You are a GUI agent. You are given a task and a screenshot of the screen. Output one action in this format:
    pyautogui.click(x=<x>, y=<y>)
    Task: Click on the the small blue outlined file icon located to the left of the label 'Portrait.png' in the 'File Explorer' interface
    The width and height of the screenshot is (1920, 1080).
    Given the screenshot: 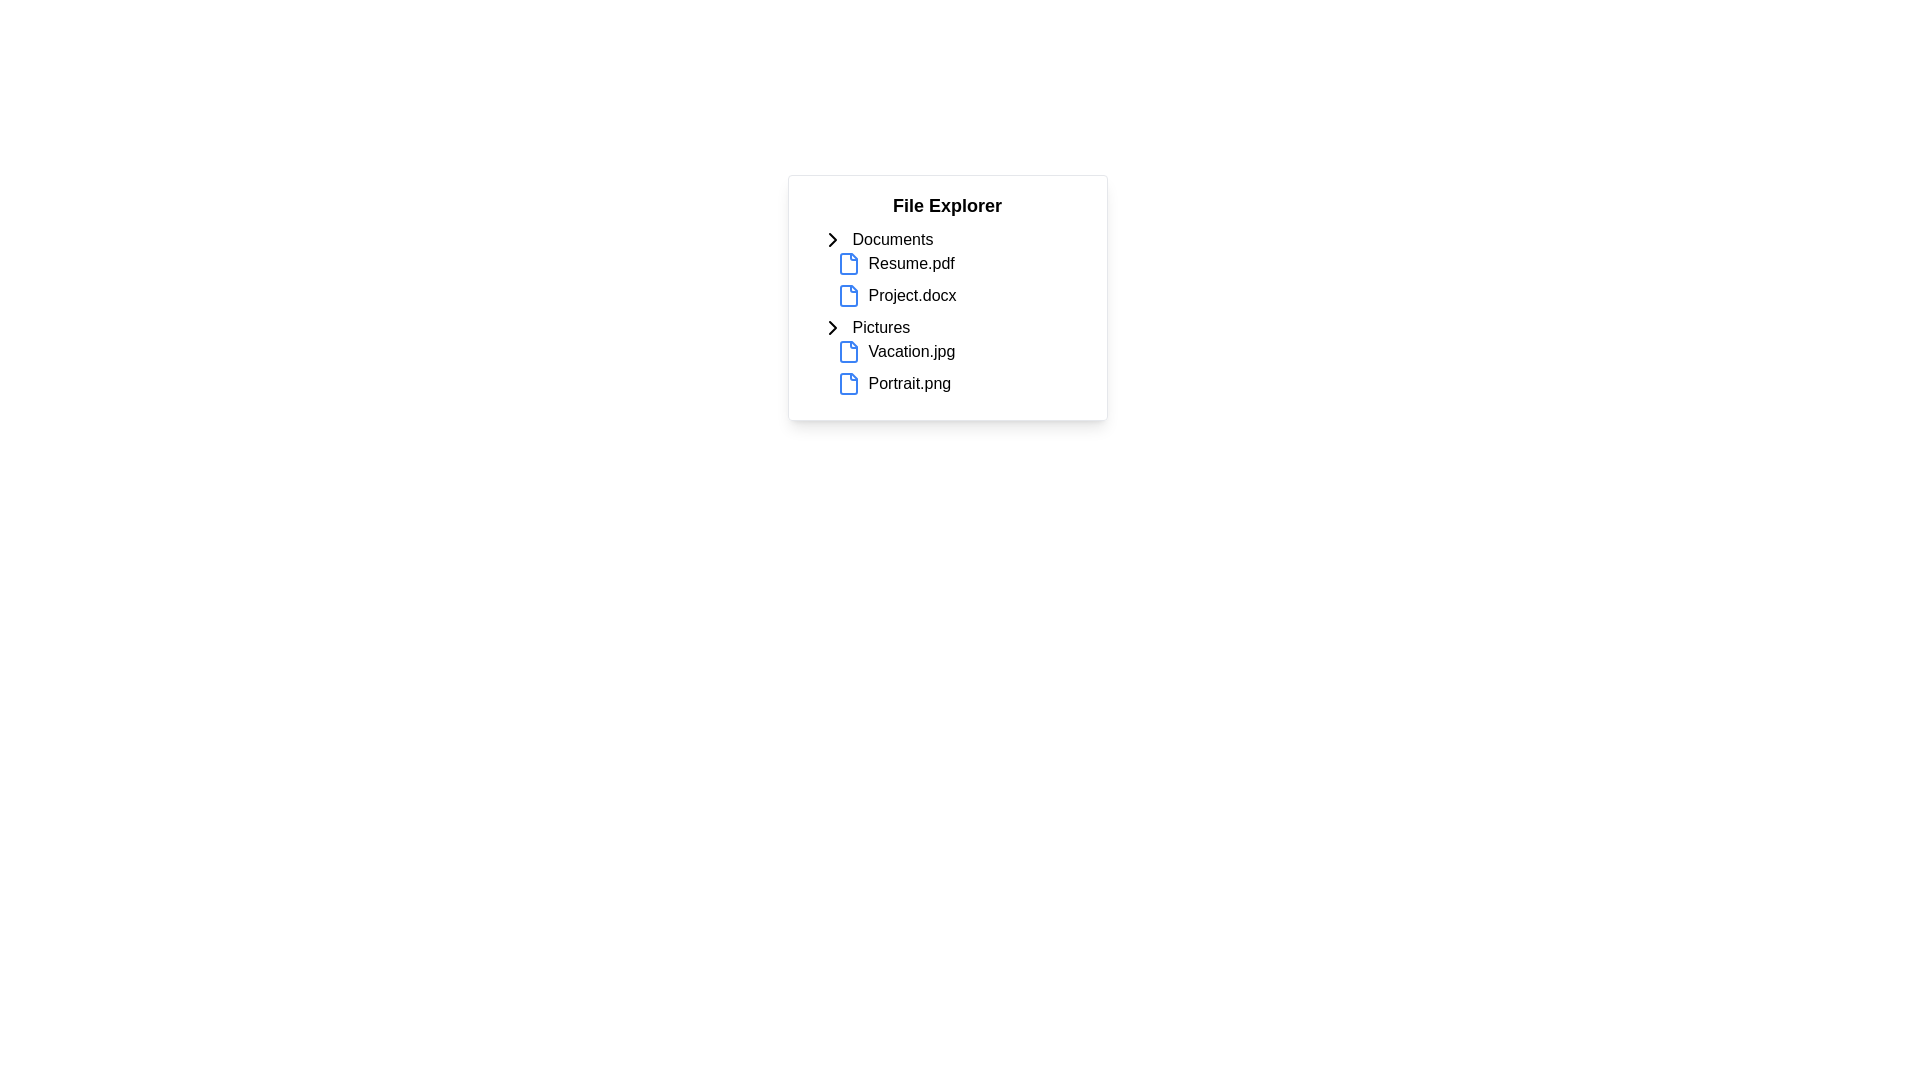 What is the action you would take?
    pyautogui.click(x=848, y=384)
    